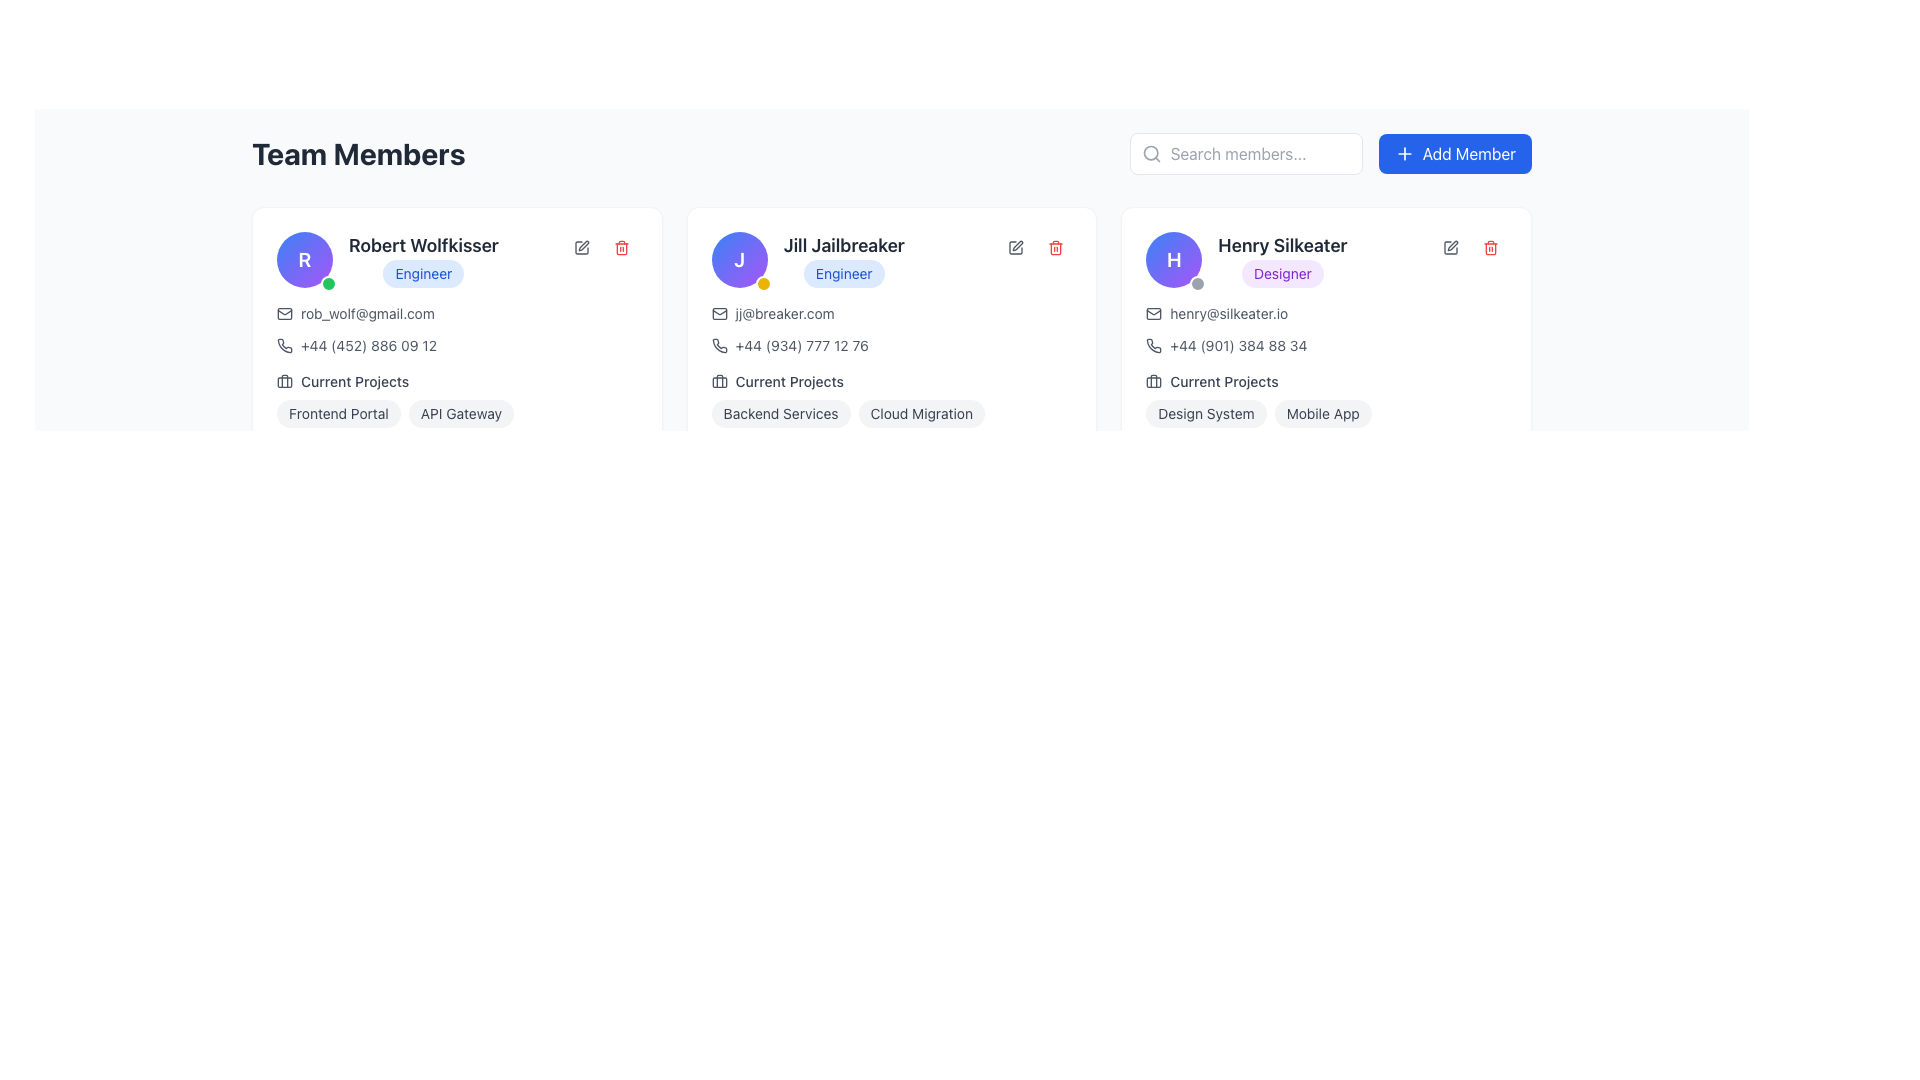 The height and width of the screenshot is (1080, 1920). Describe the element at coordinates (719, 381) in the screenshot. I see `the briefcase icon located within the 'Current Projects' section of 'Jill Jailbreaker' card, positioned to the left of the label text` at that location.